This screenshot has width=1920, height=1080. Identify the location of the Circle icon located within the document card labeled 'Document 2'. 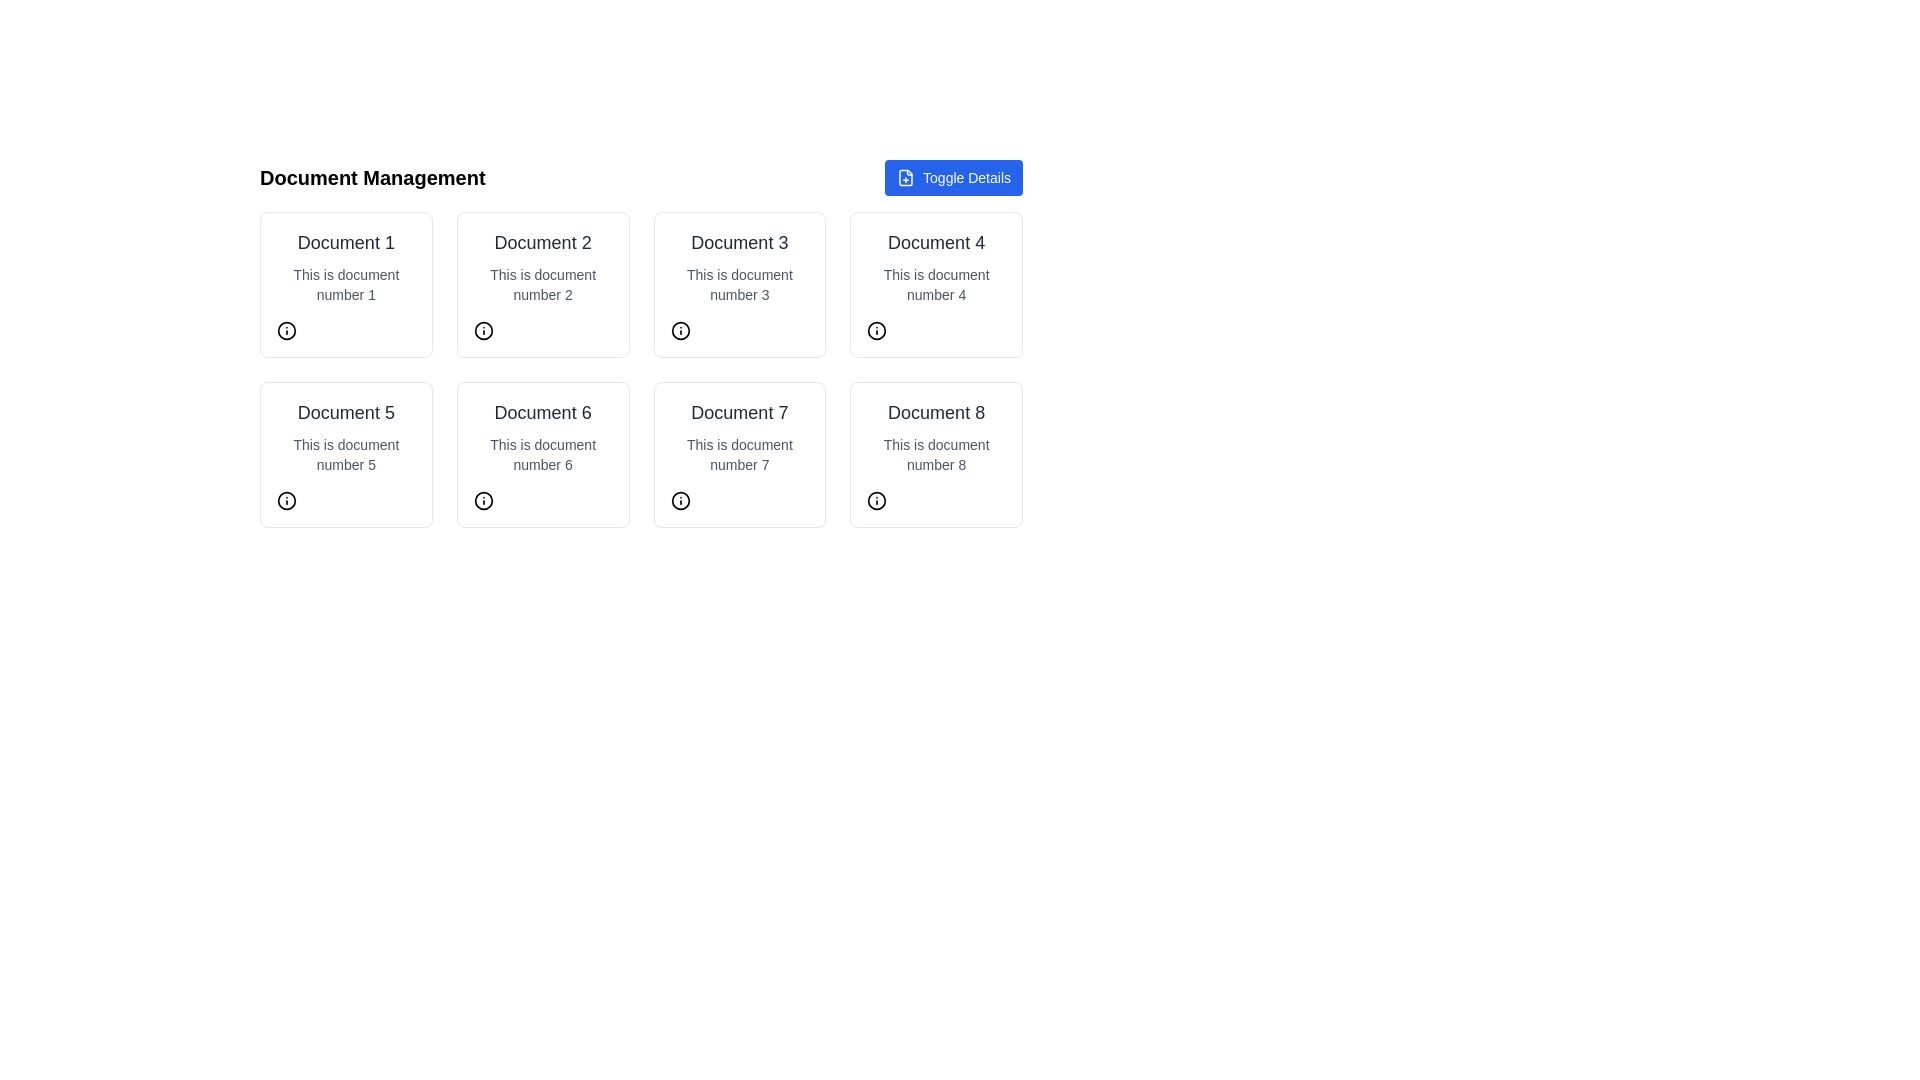
(483, 330).